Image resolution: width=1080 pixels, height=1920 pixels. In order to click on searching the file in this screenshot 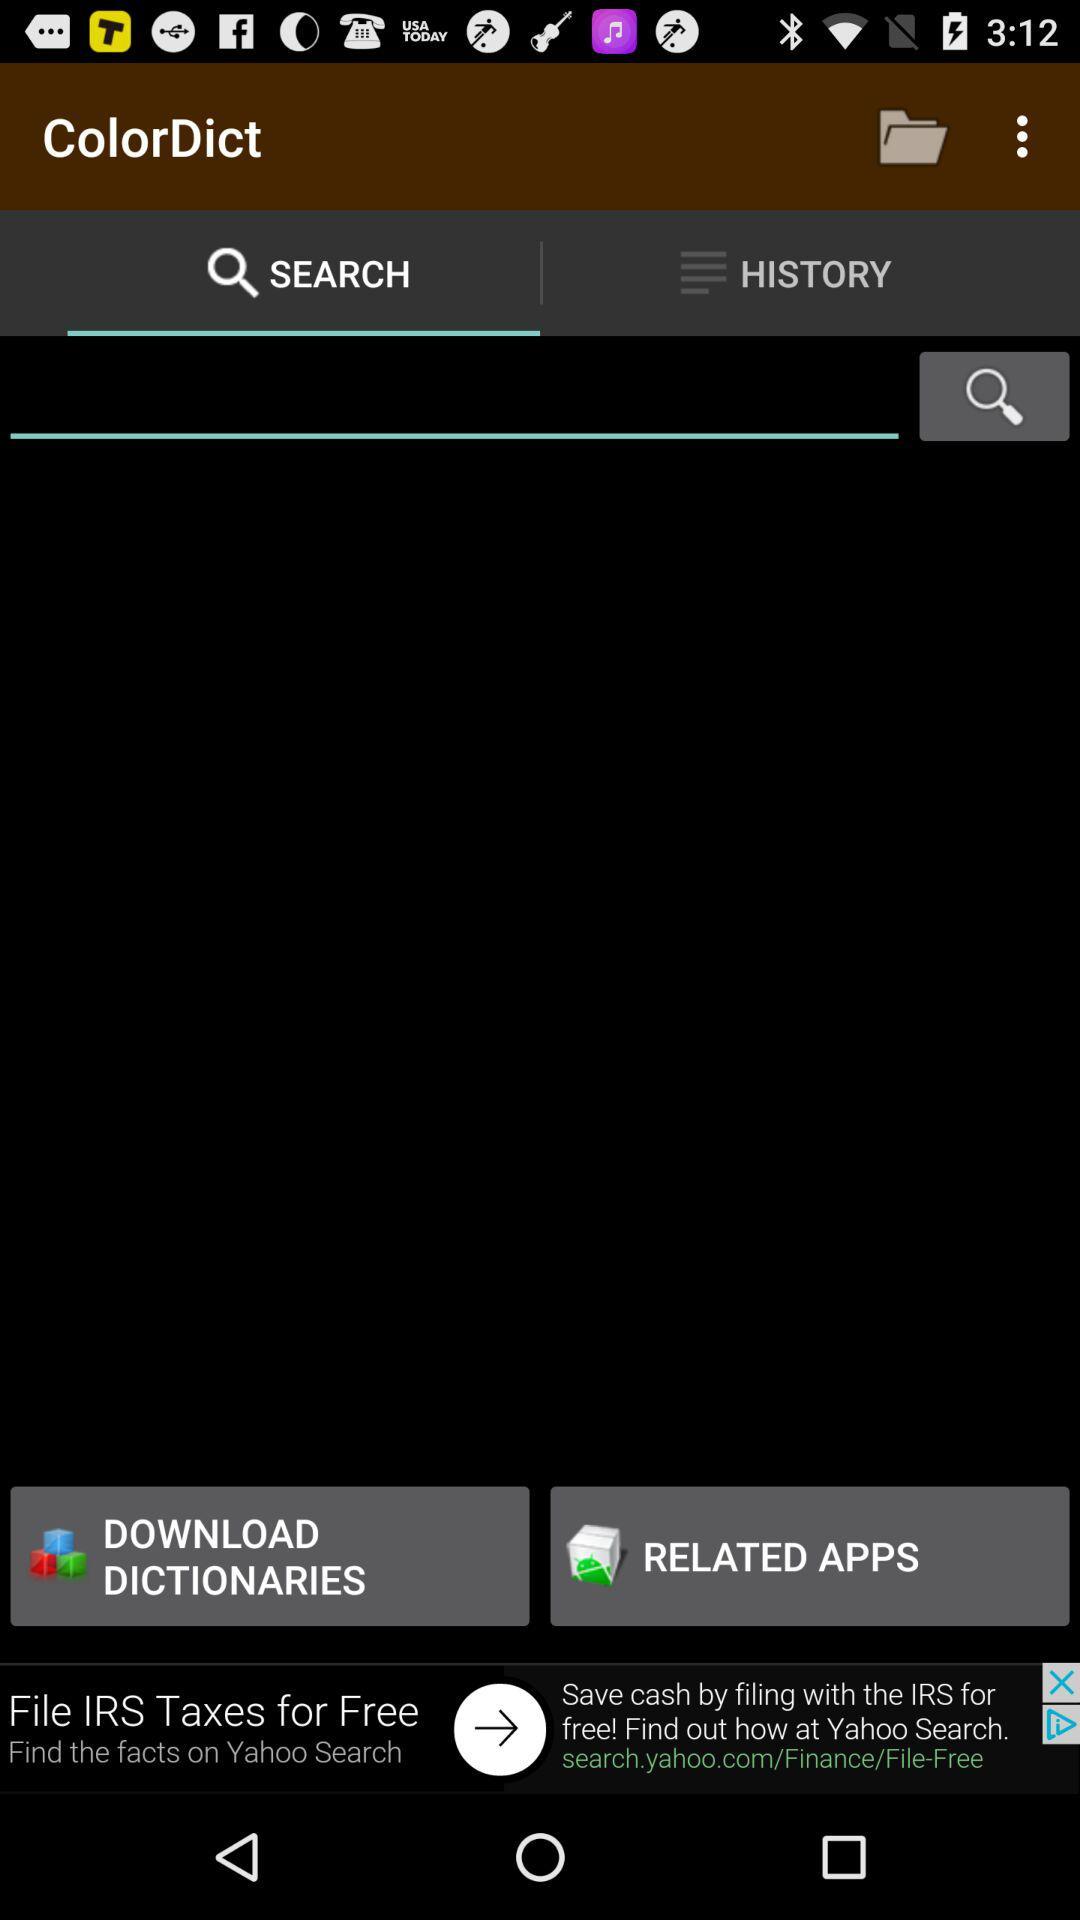, I will do `click(454, 396)`.